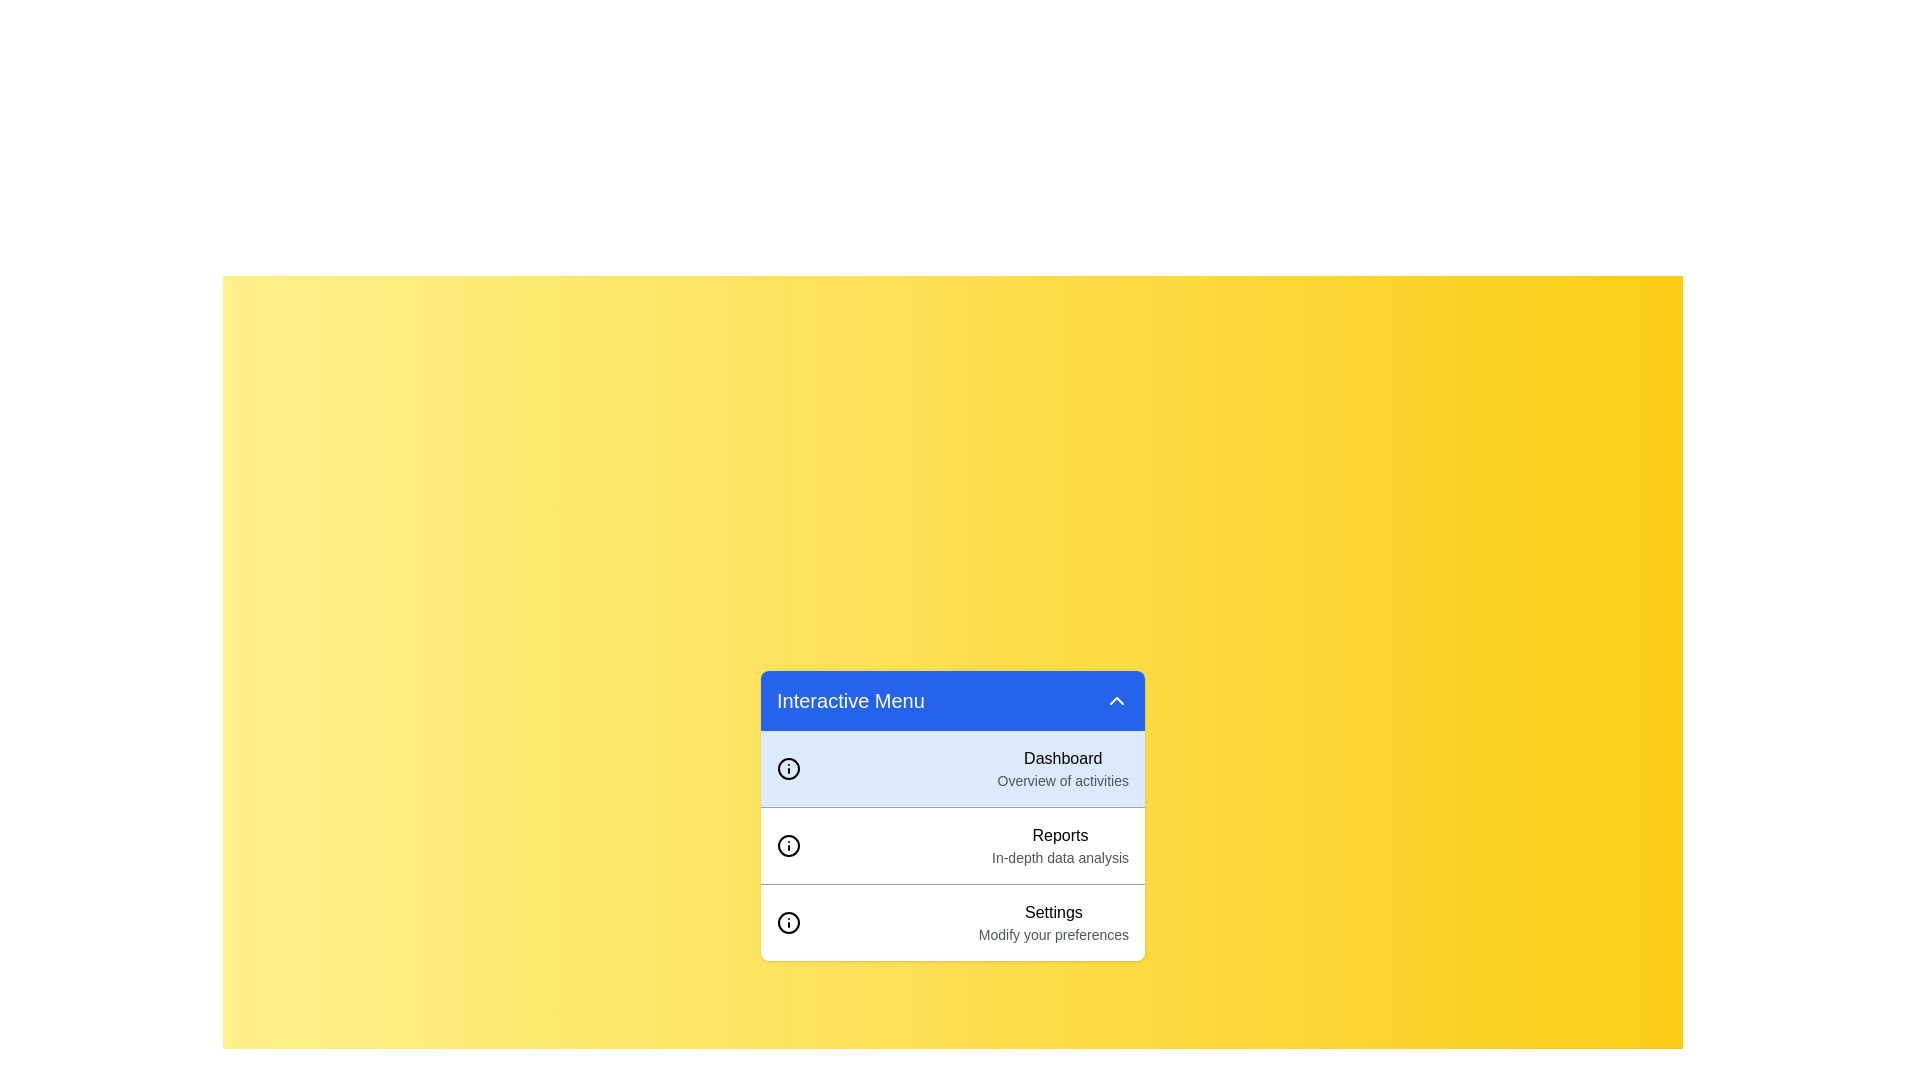 The width and height of the screenshot is (1920, 1080). Describe the element at coordinates (952, 767) in the screenshot. I see `the item Dashboard from the list` at that location.